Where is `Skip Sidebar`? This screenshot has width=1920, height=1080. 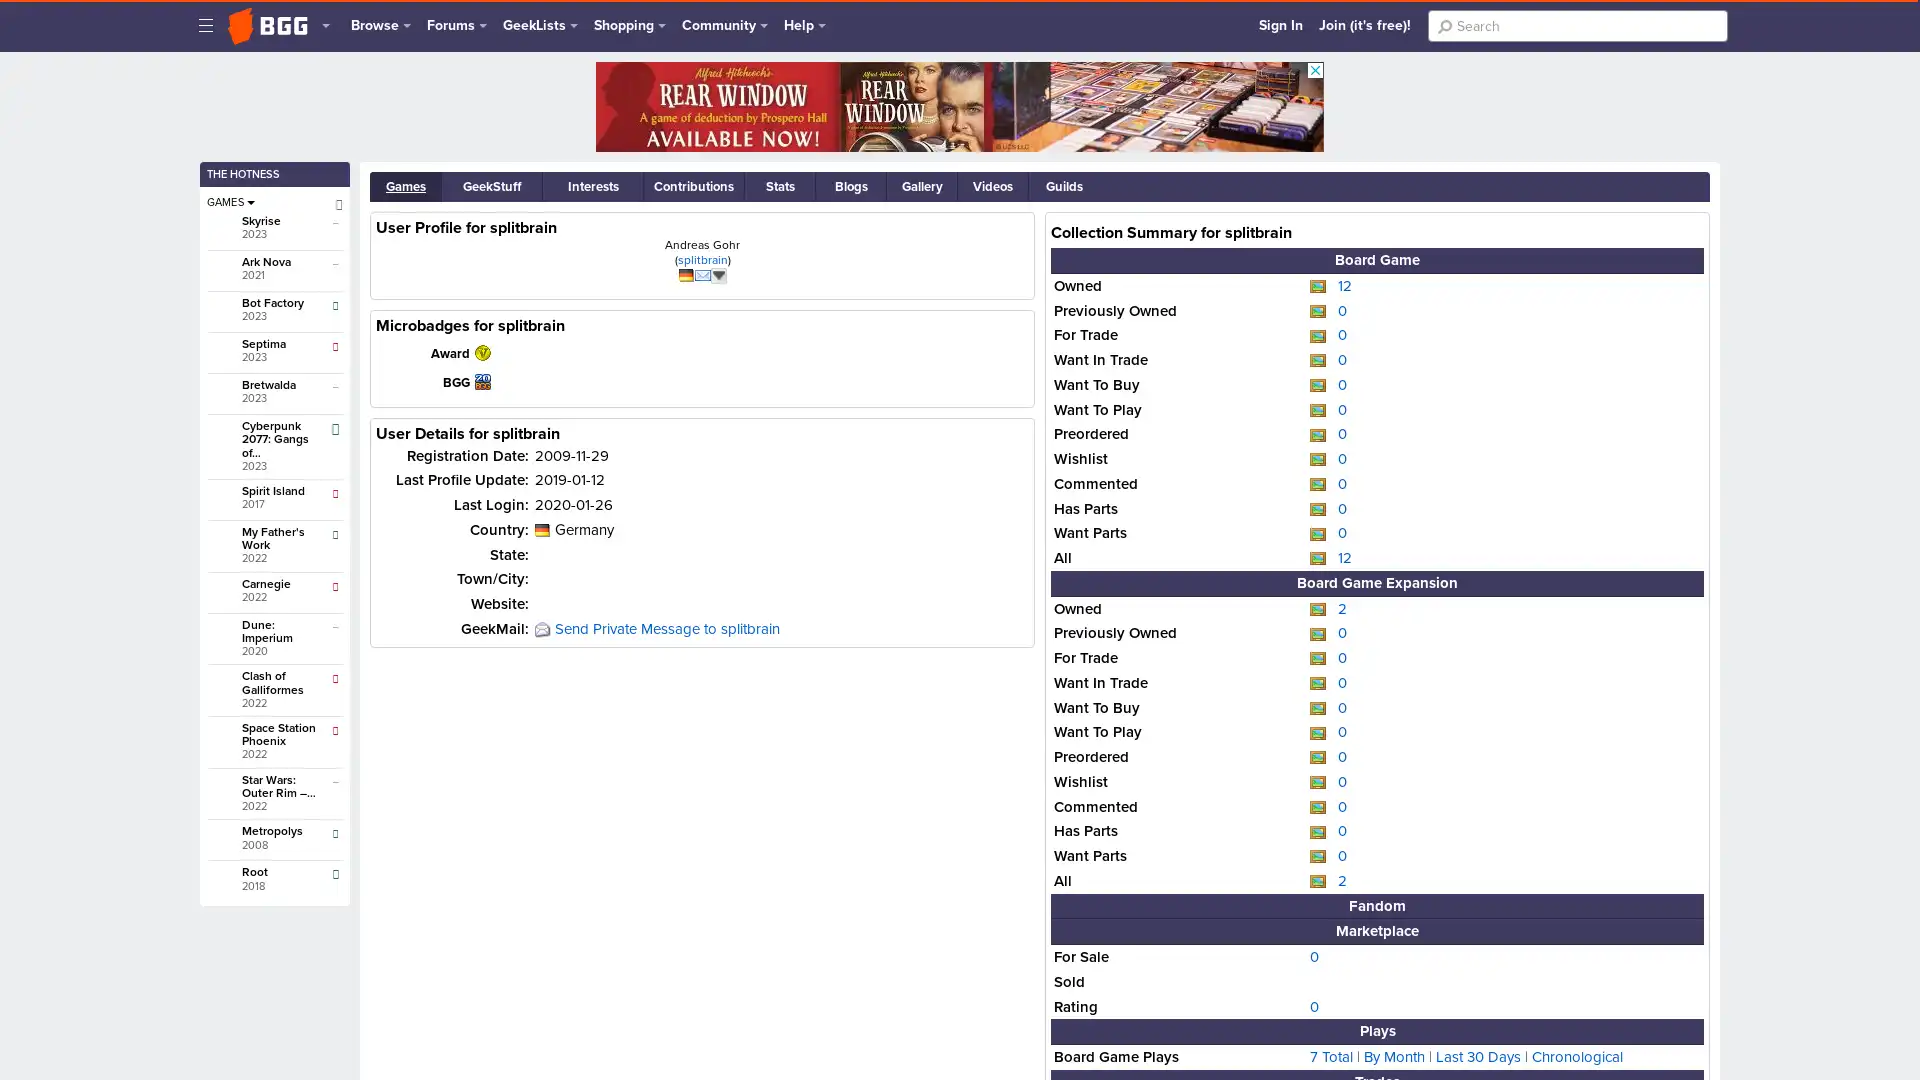
Skip Sidebar is located at coordinates (220, 84).